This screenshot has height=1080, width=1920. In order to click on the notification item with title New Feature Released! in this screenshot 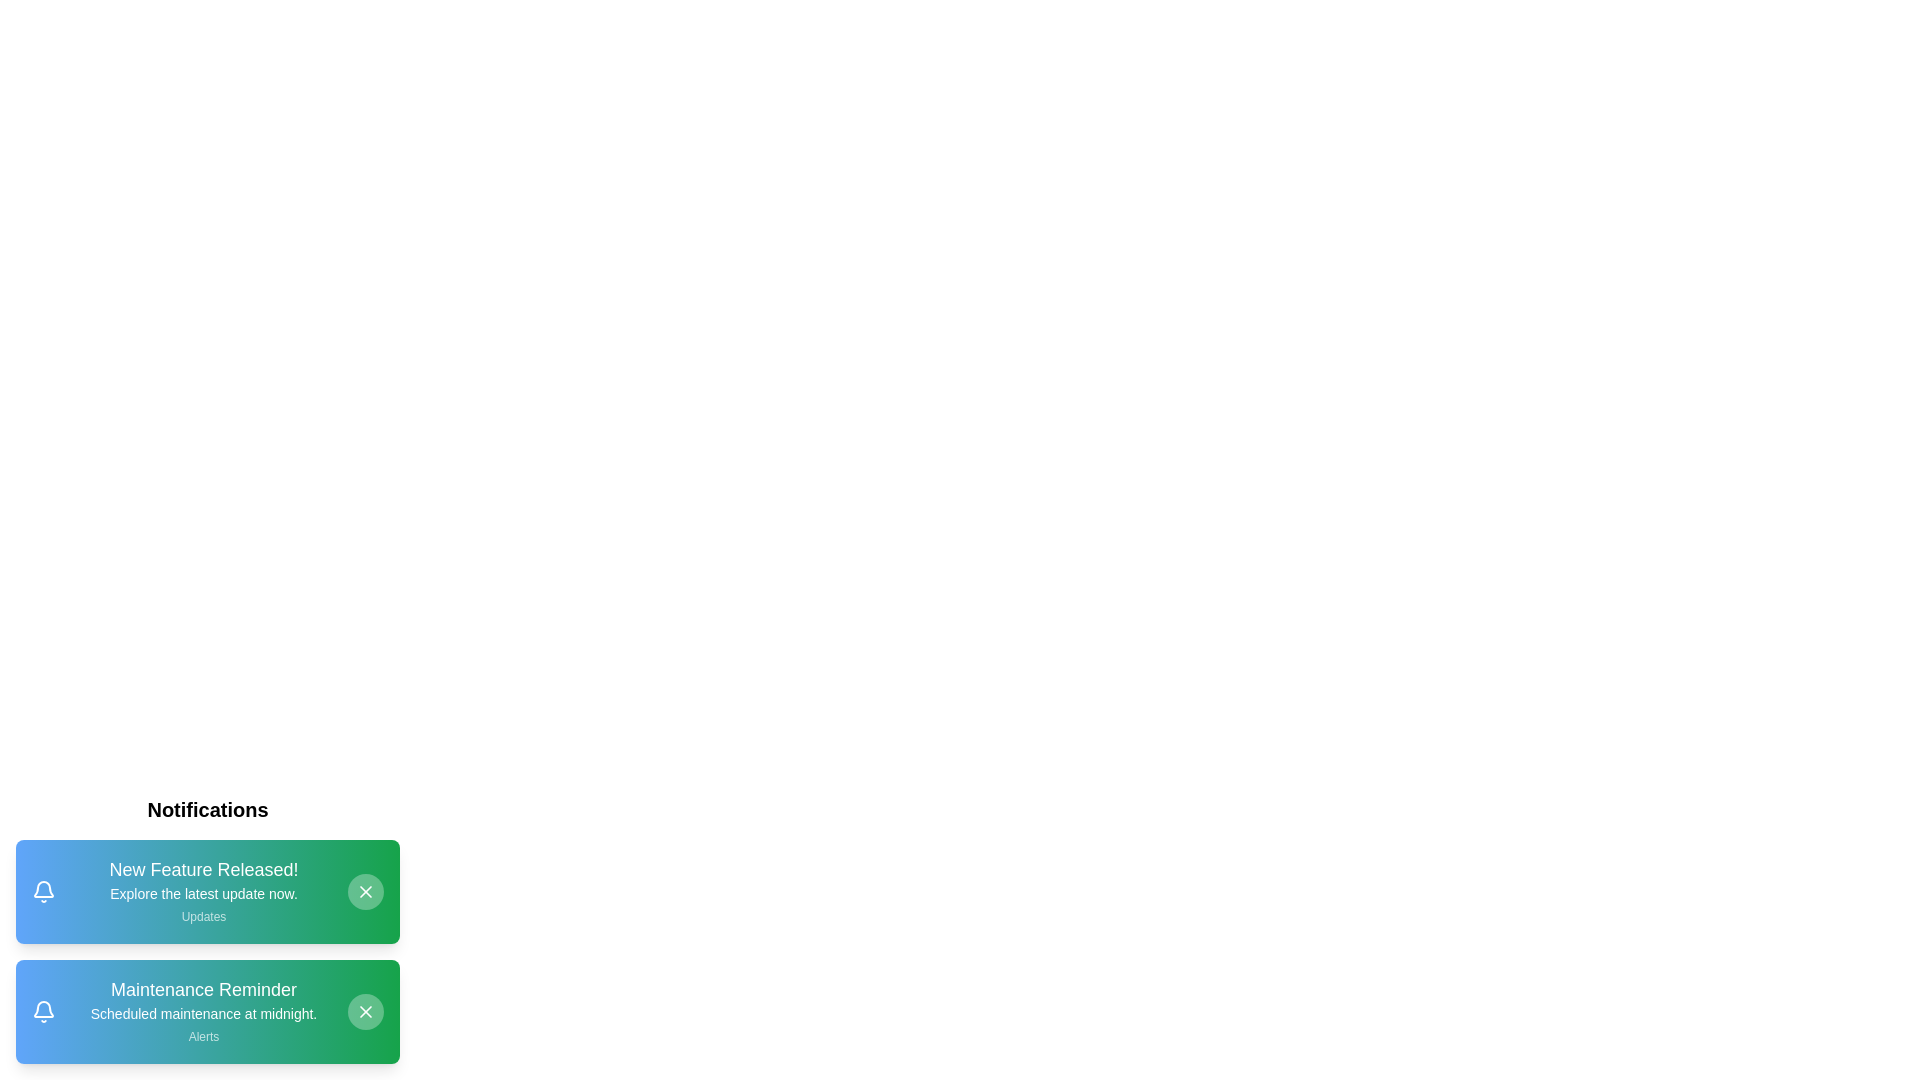, I will do `click(207, 890)`.